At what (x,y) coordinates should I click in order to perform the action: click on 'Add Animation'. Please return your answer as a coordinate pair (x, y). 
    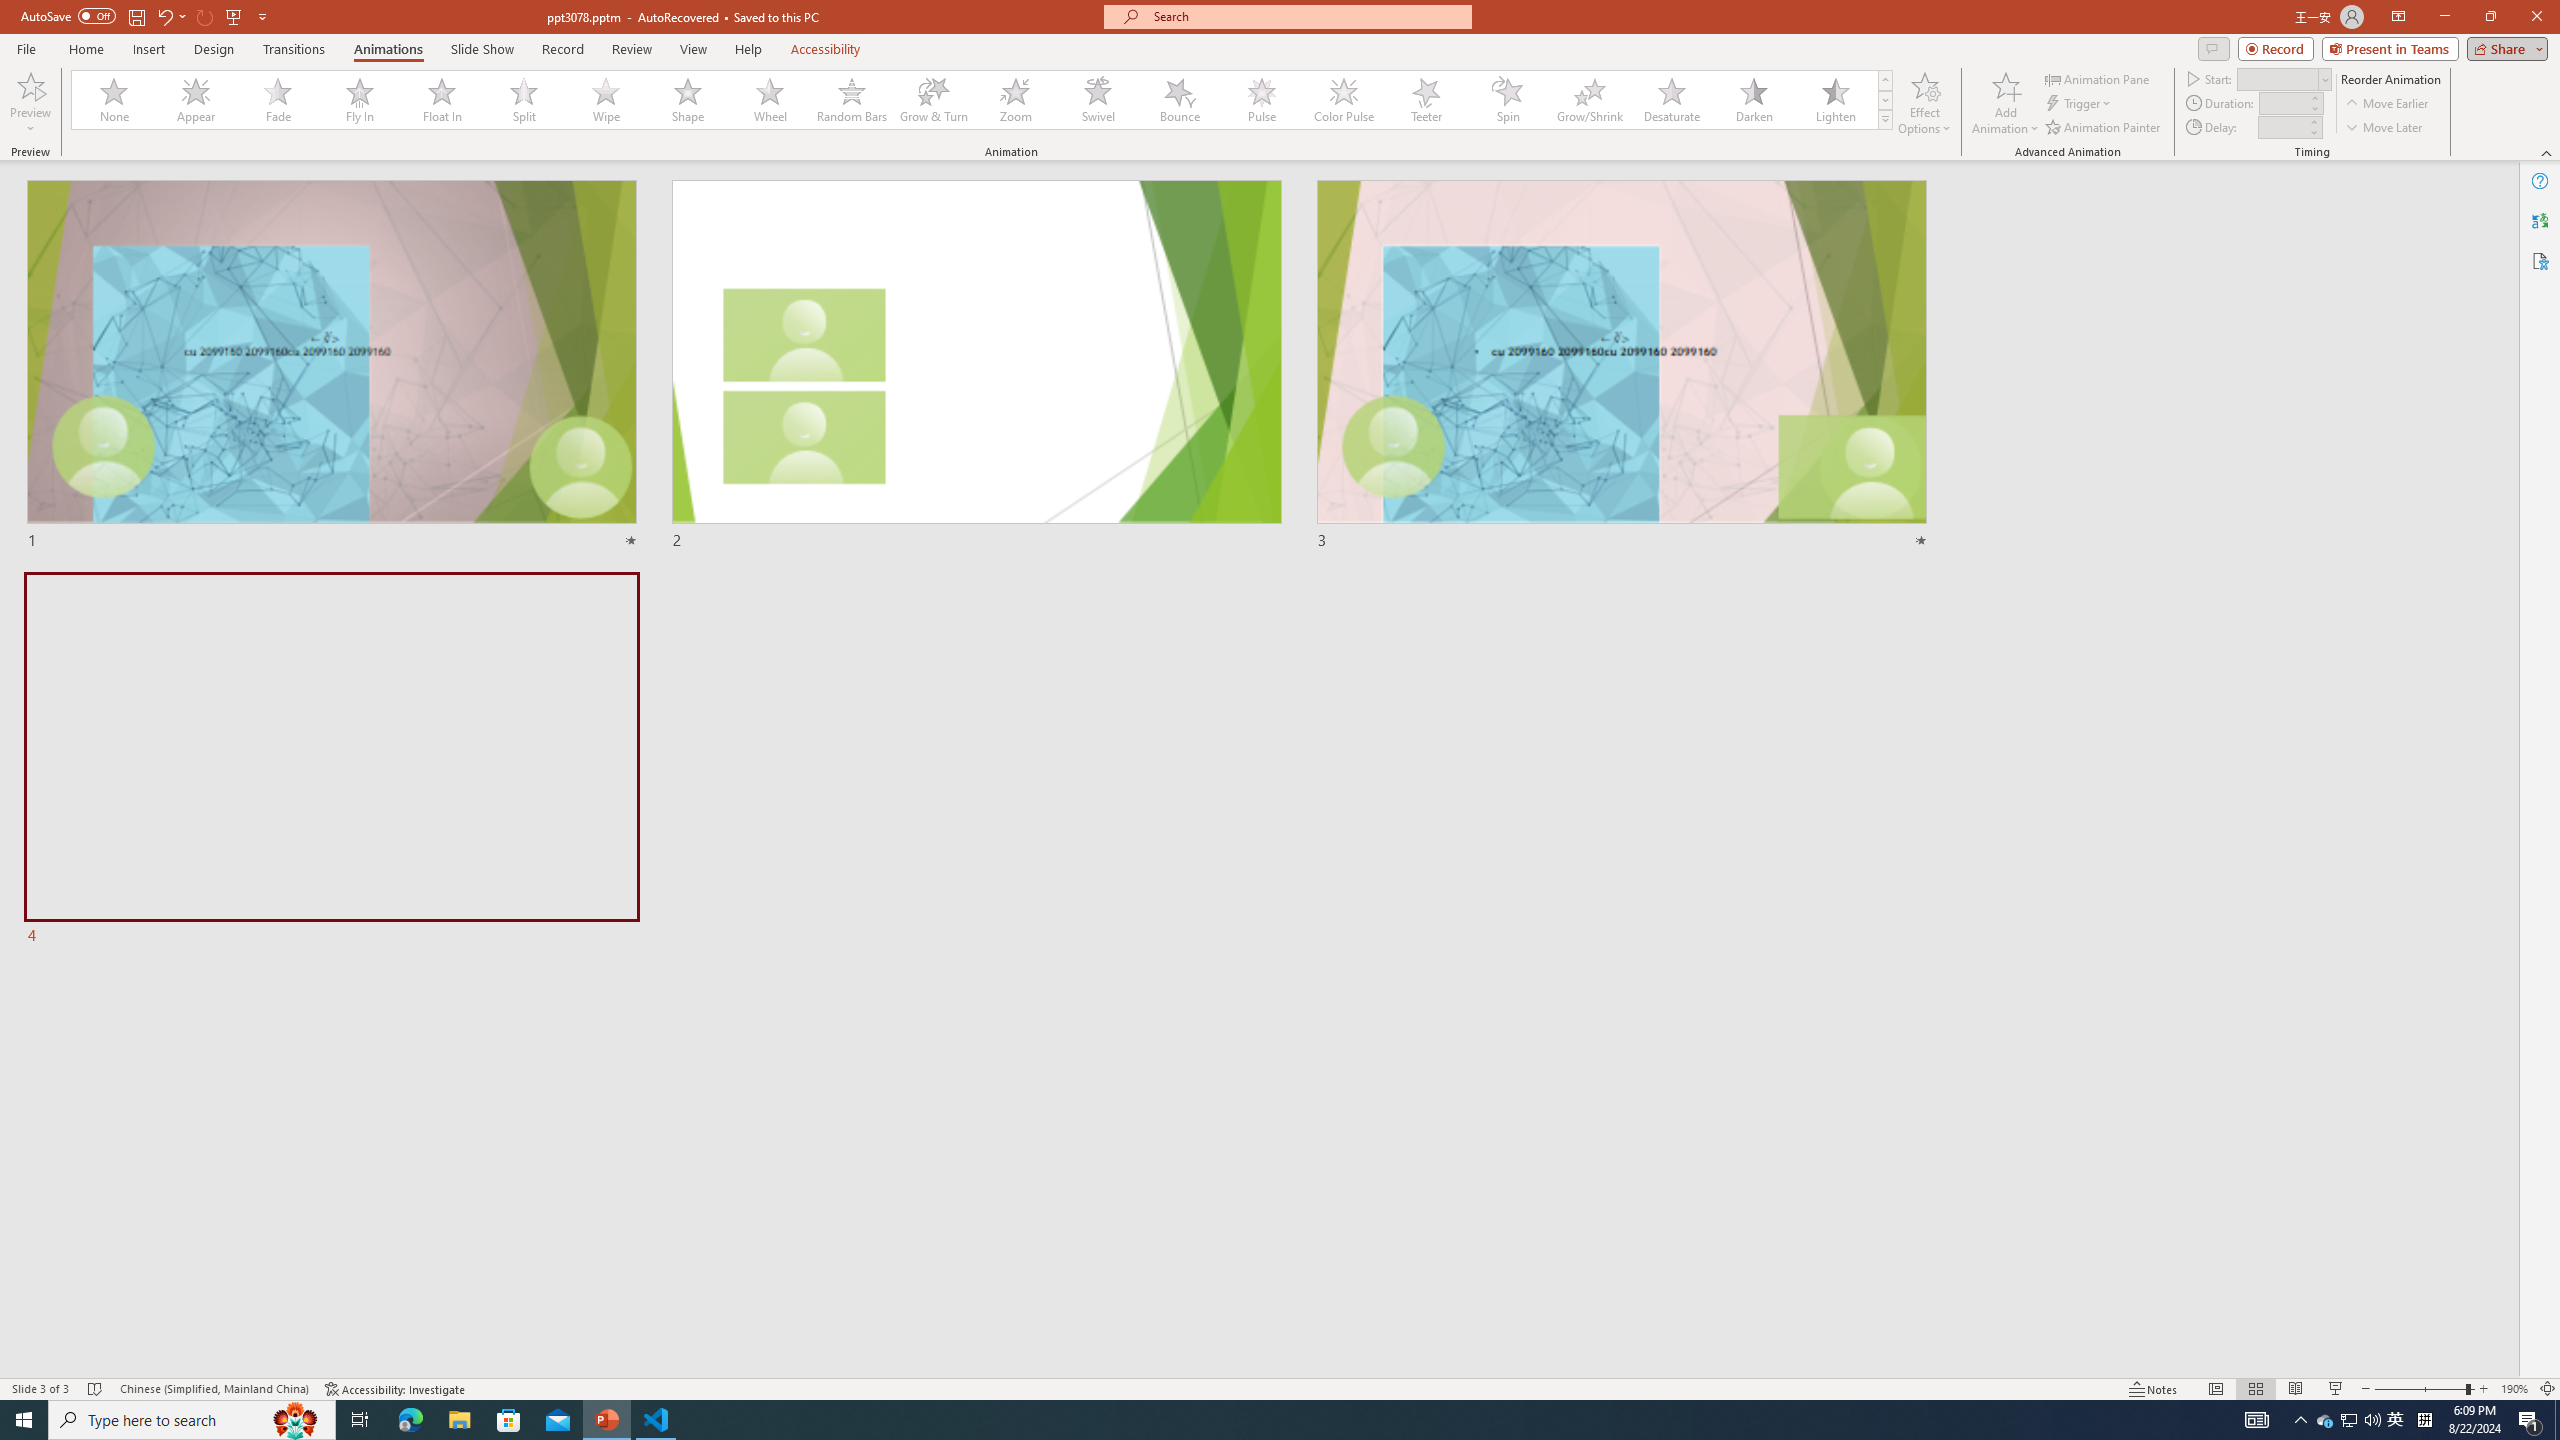
    Looking at the image, I should click on (2006, 103).